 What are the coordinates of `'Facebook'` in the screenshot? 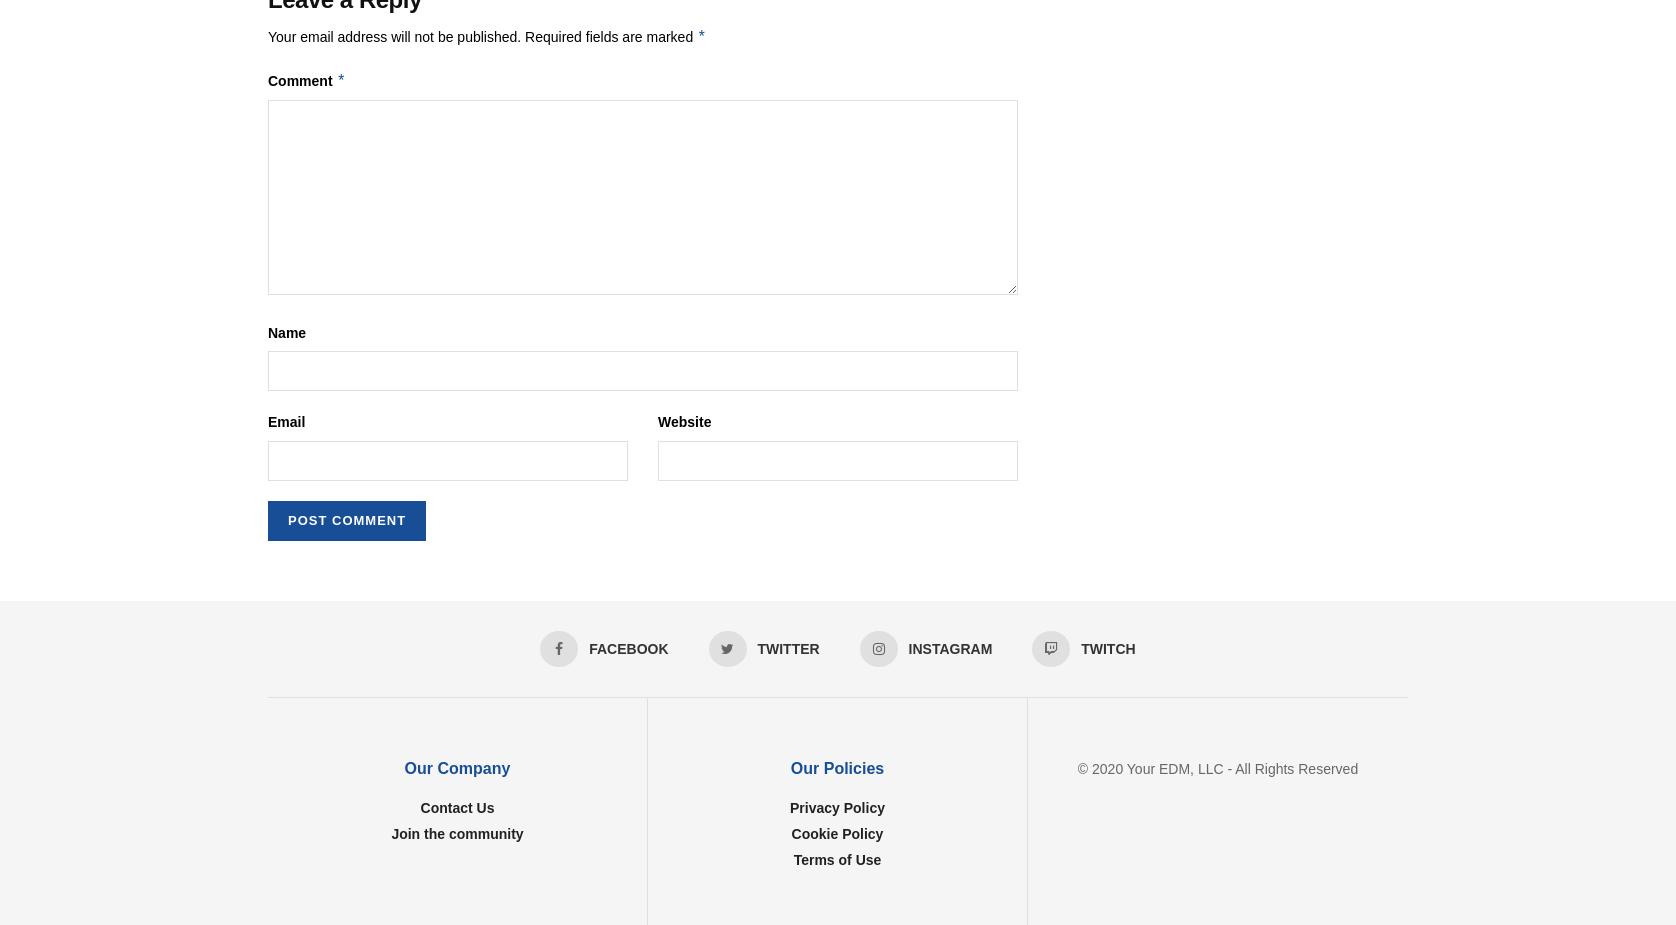 It's located at (628, 647).